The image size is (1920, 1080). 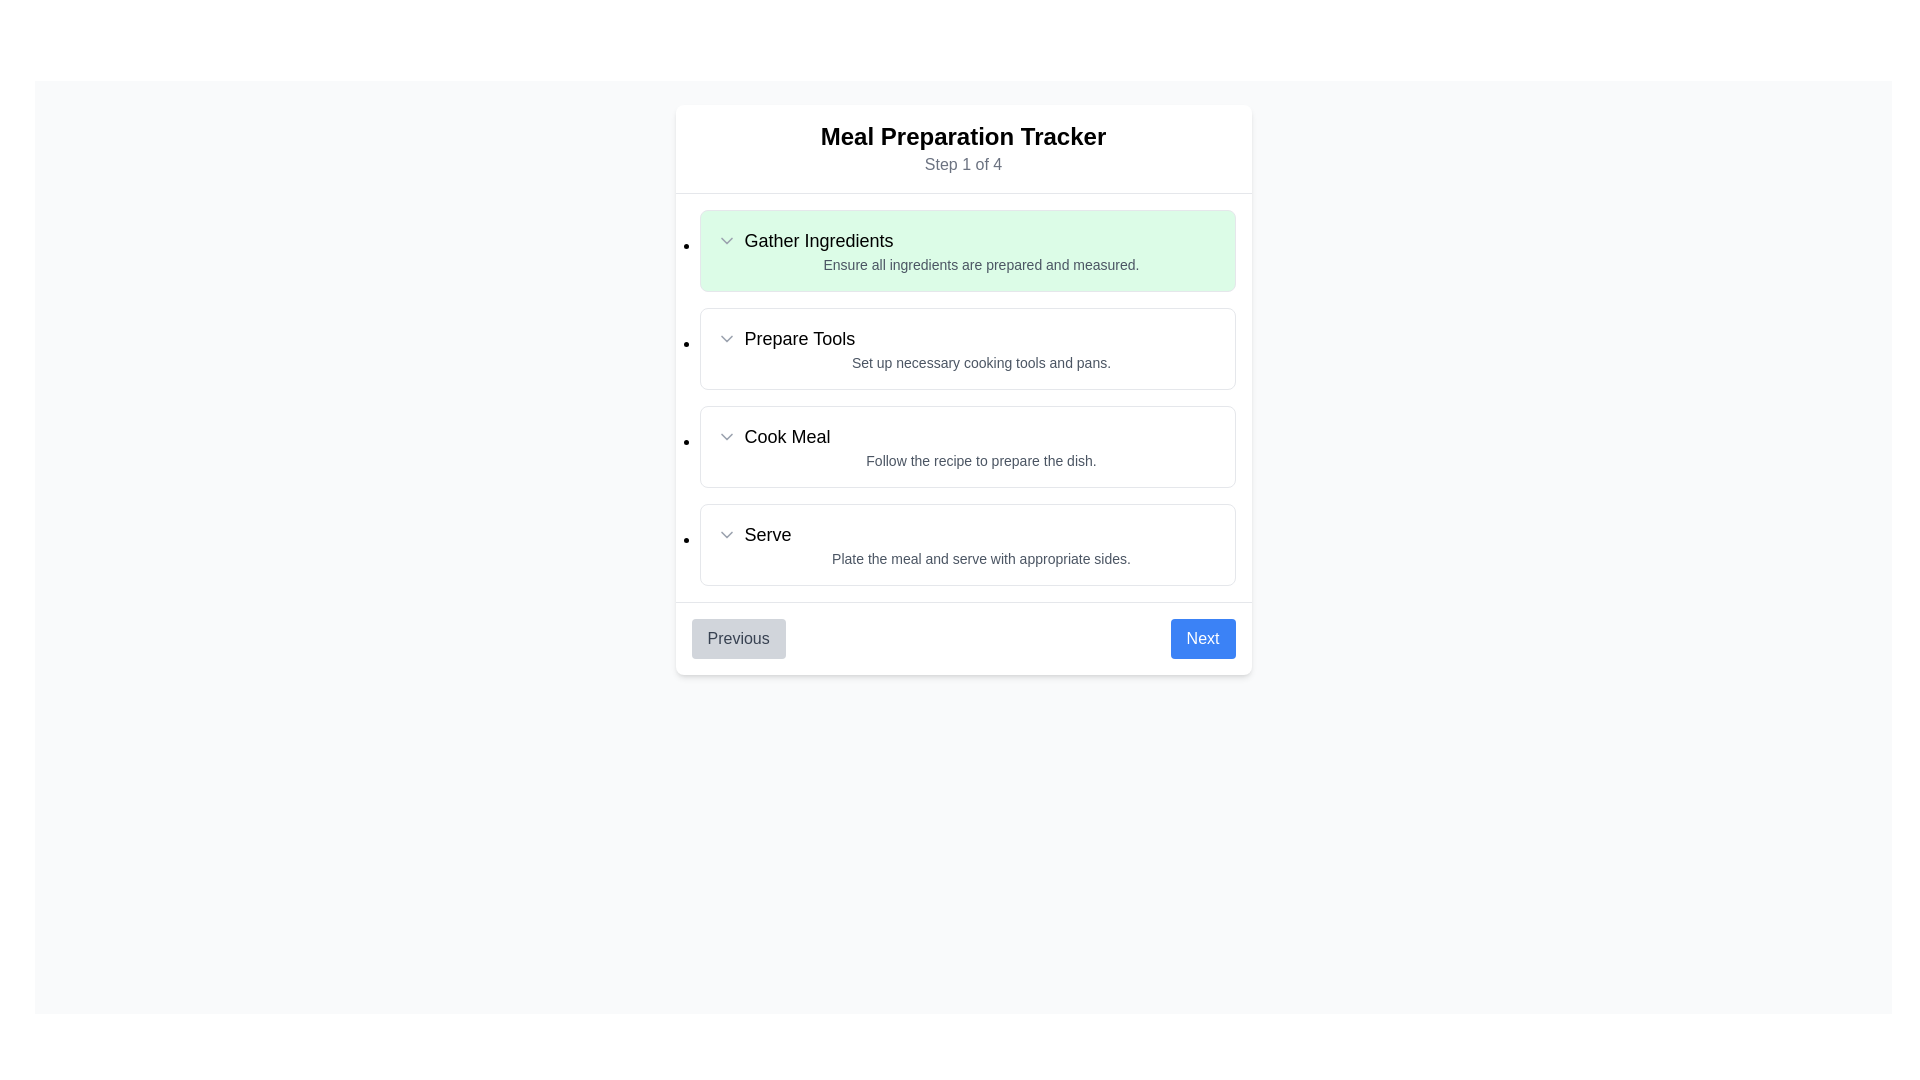 What do you see at coordinates (786, 435) in the screenshot?
I see `the static text indicating the third step in the procedure for cooking the meal, positioned centrally below 'Prepare Tools' and above 'Serve.'` at bounding box center [786, 435].